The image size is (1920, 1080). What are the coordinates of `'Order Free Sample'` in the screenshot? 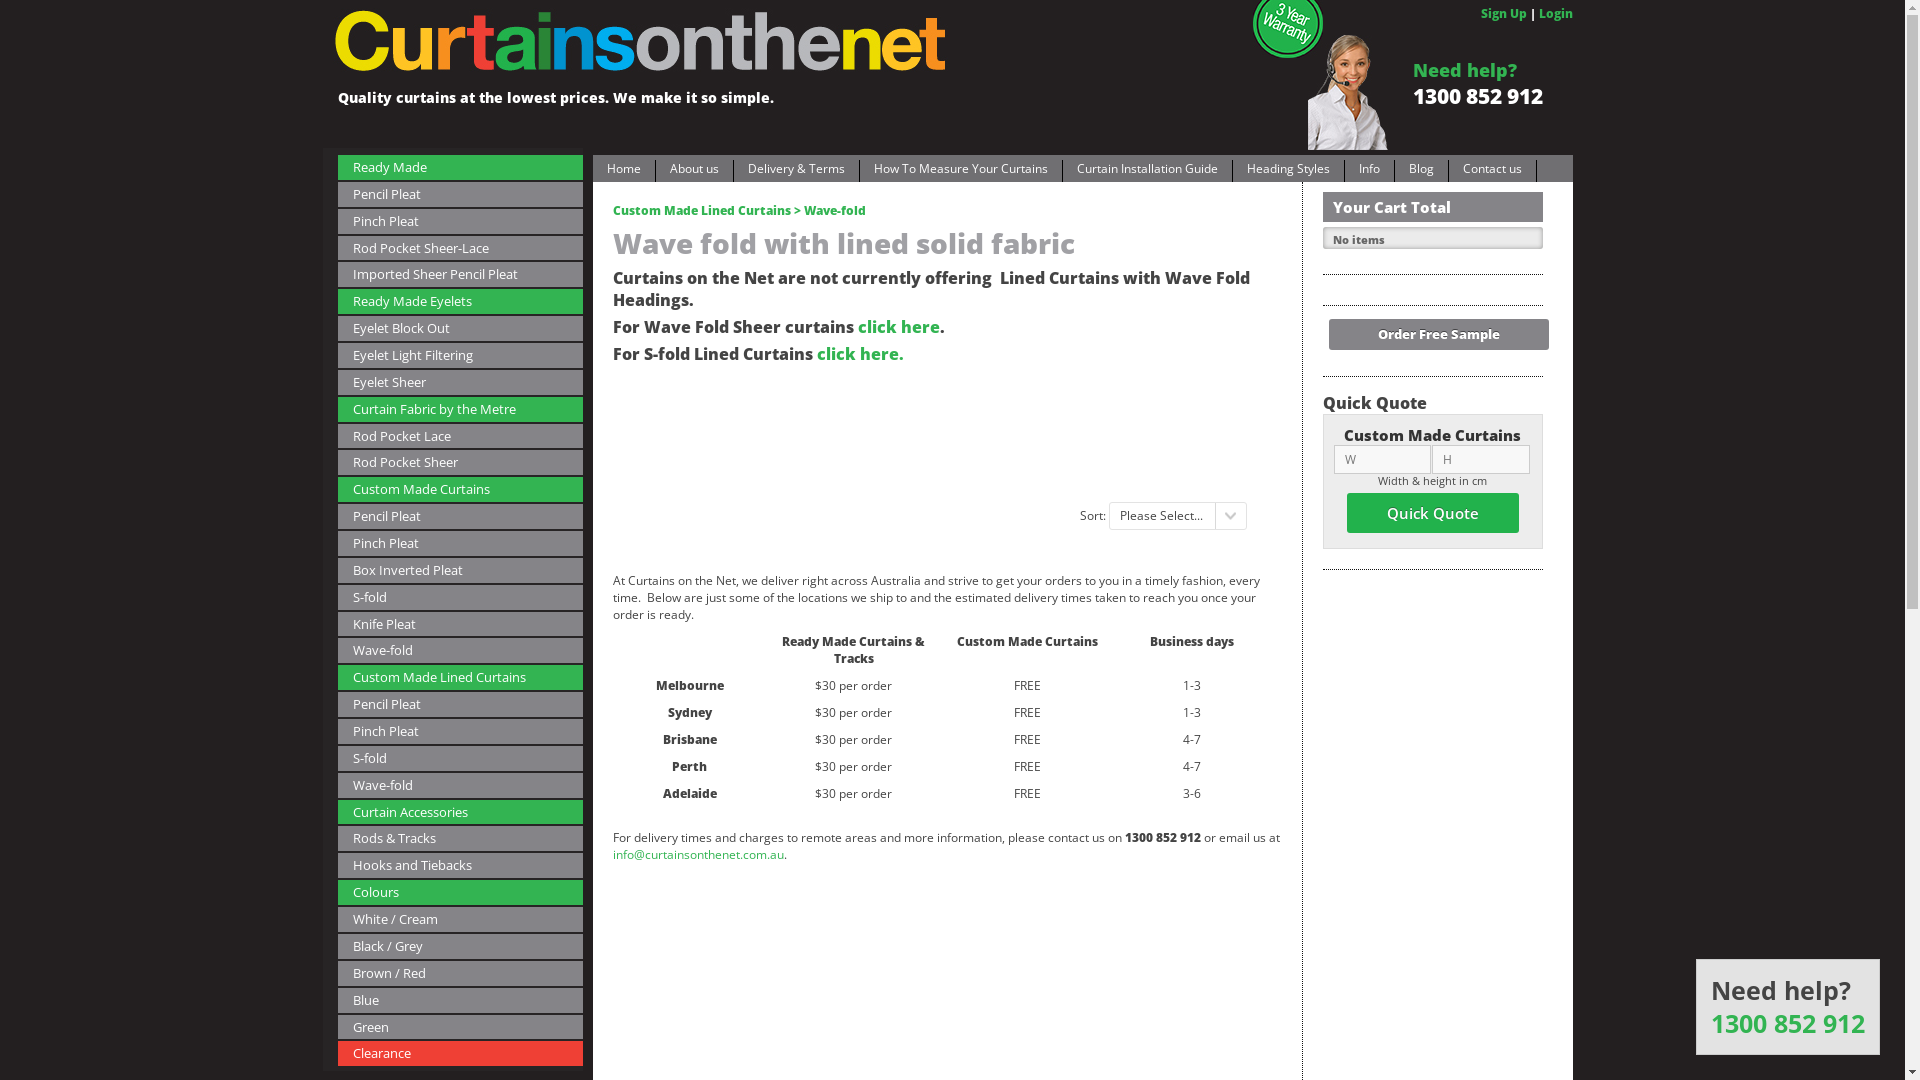 It's located at (1437, 333).